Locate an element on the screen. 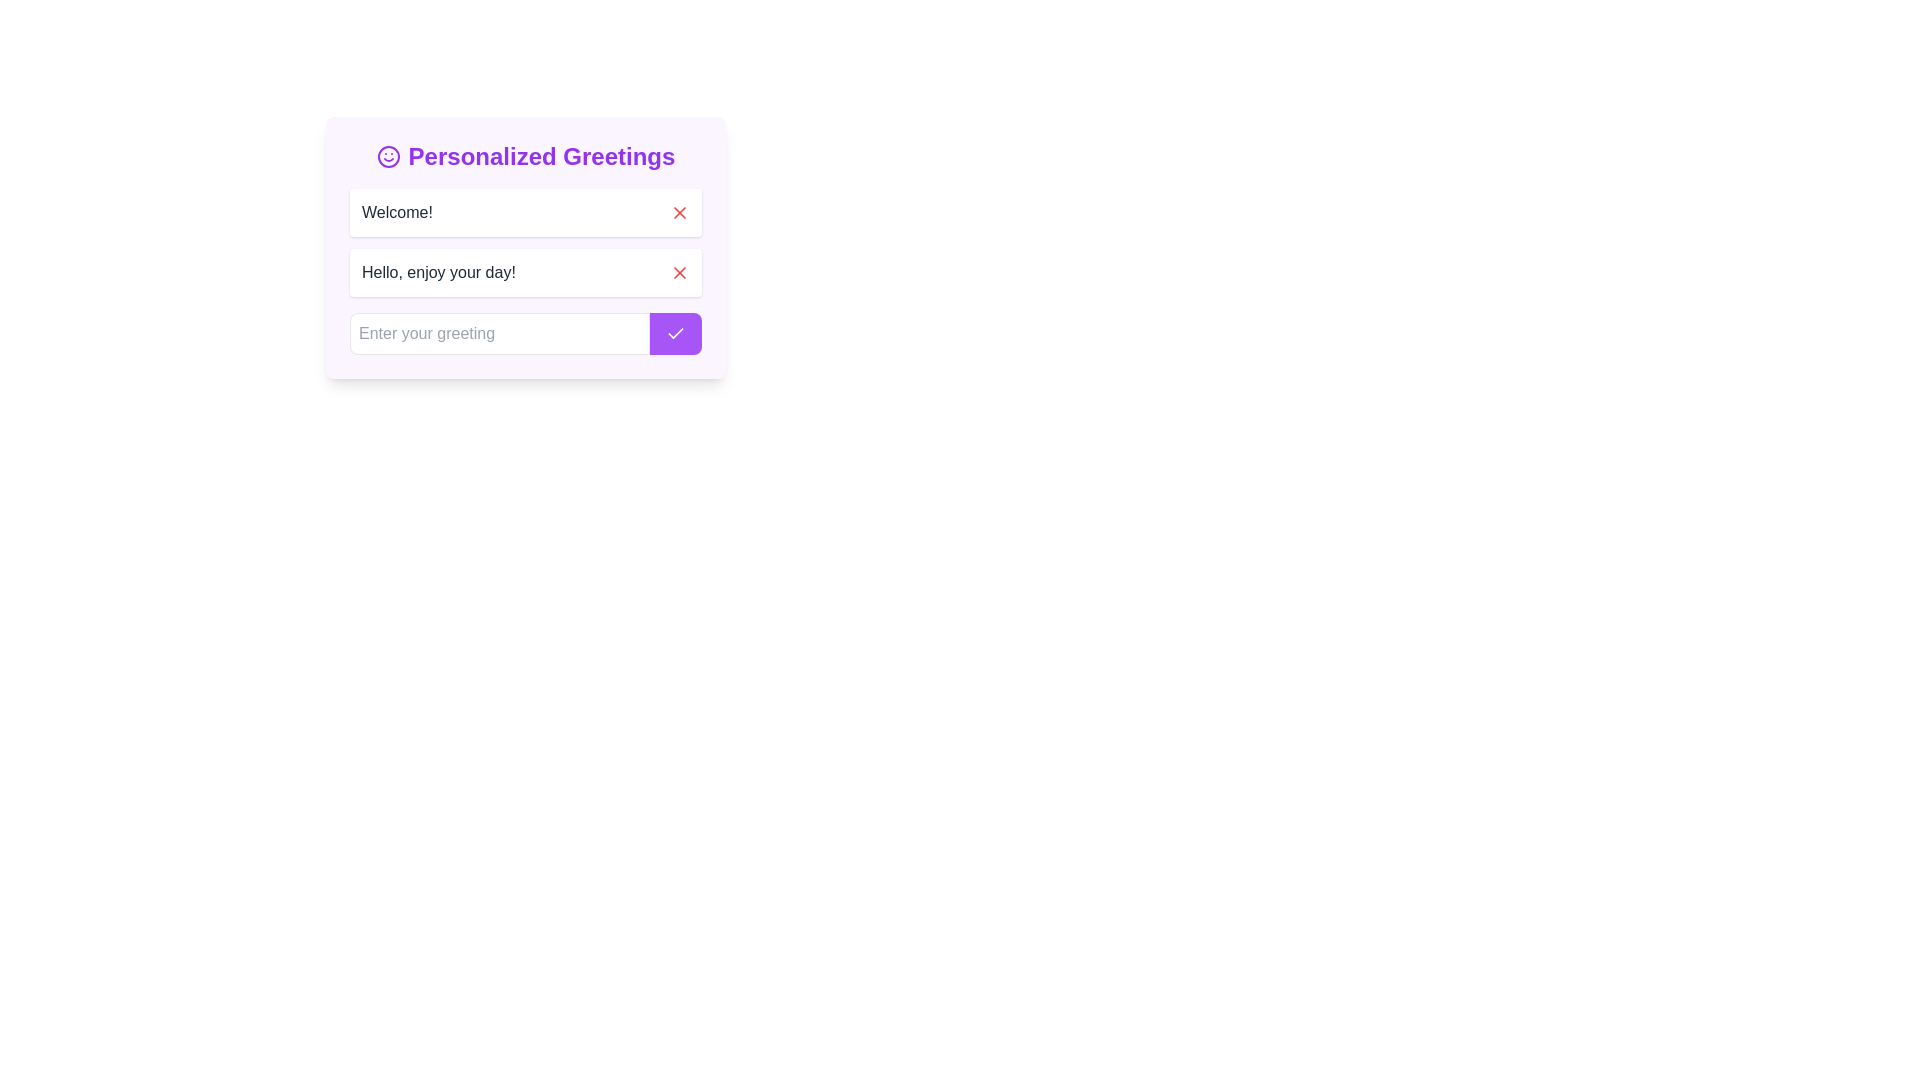  the large purple text element 'Personalized Greetings' with a smiley icon is located at coordinates (526, 156).